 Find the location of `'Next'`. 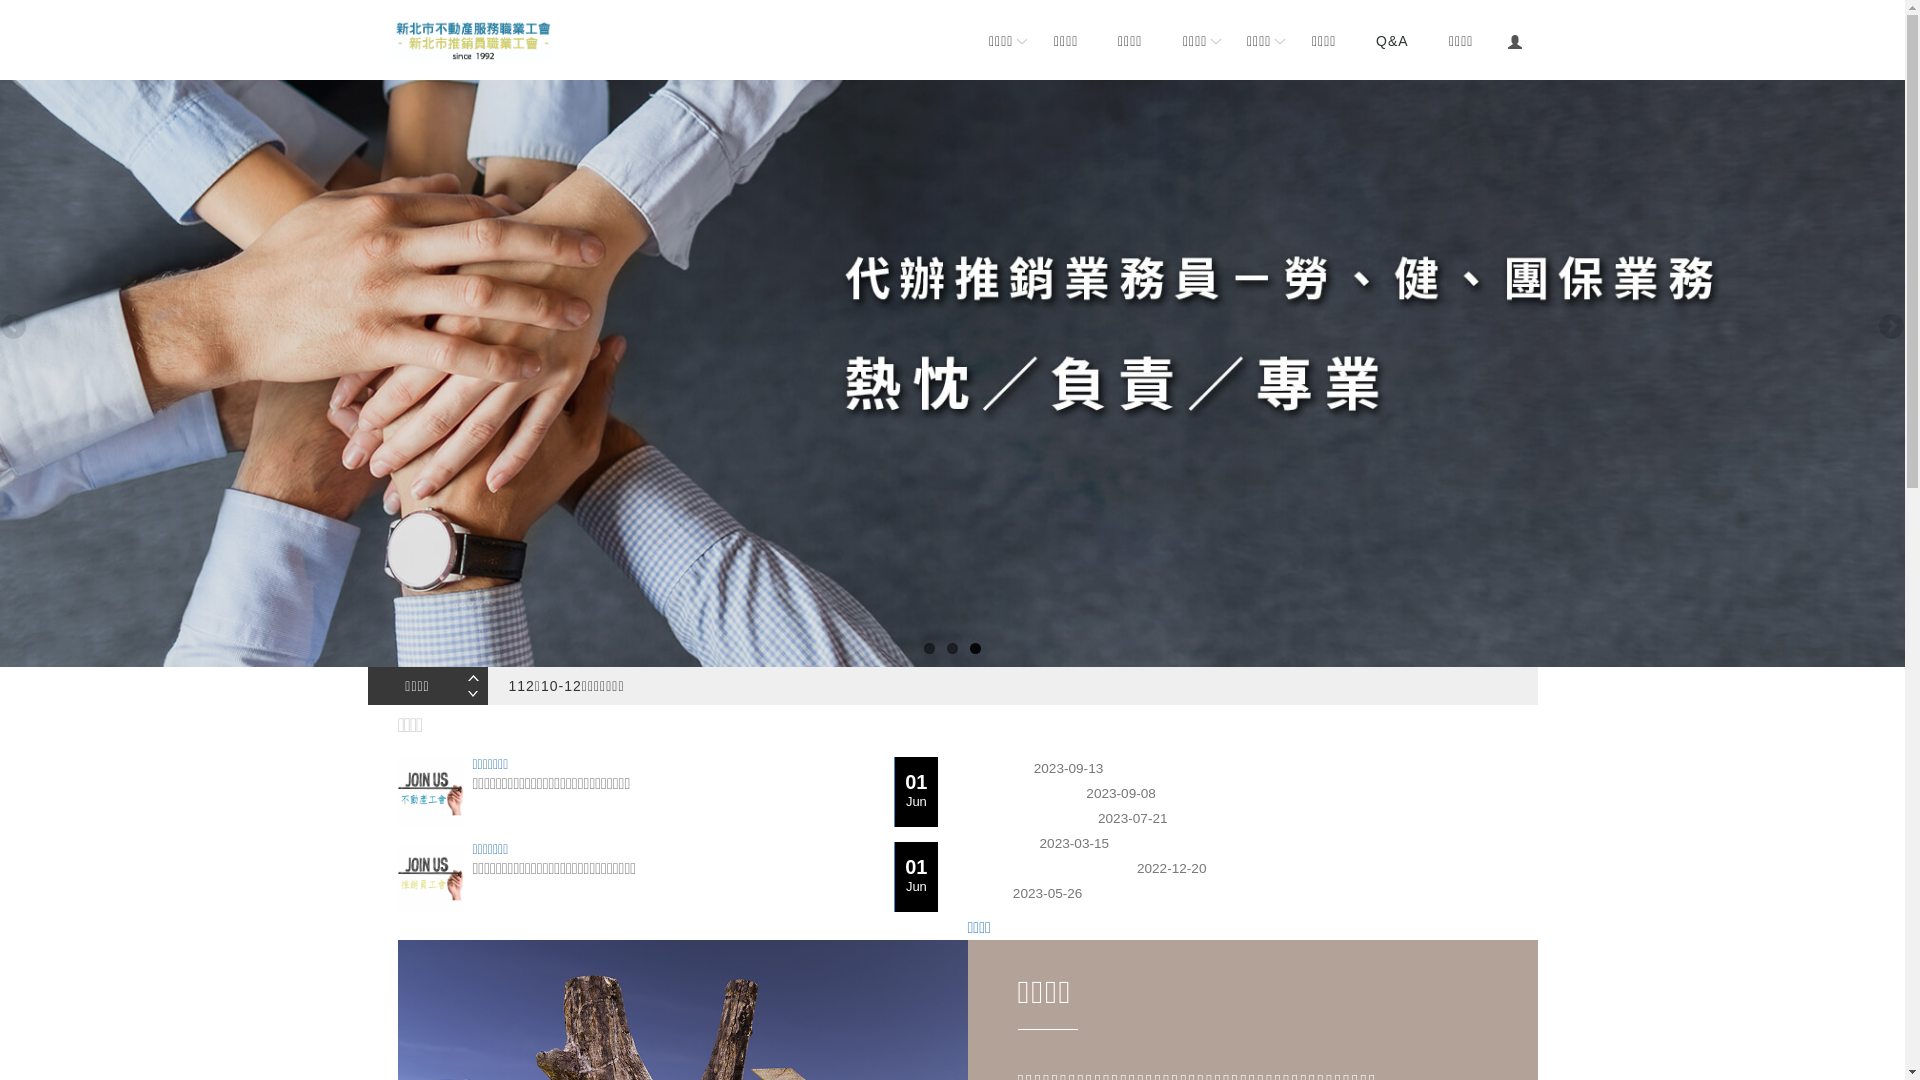

'Next' is located at coordinates (1874, 326).